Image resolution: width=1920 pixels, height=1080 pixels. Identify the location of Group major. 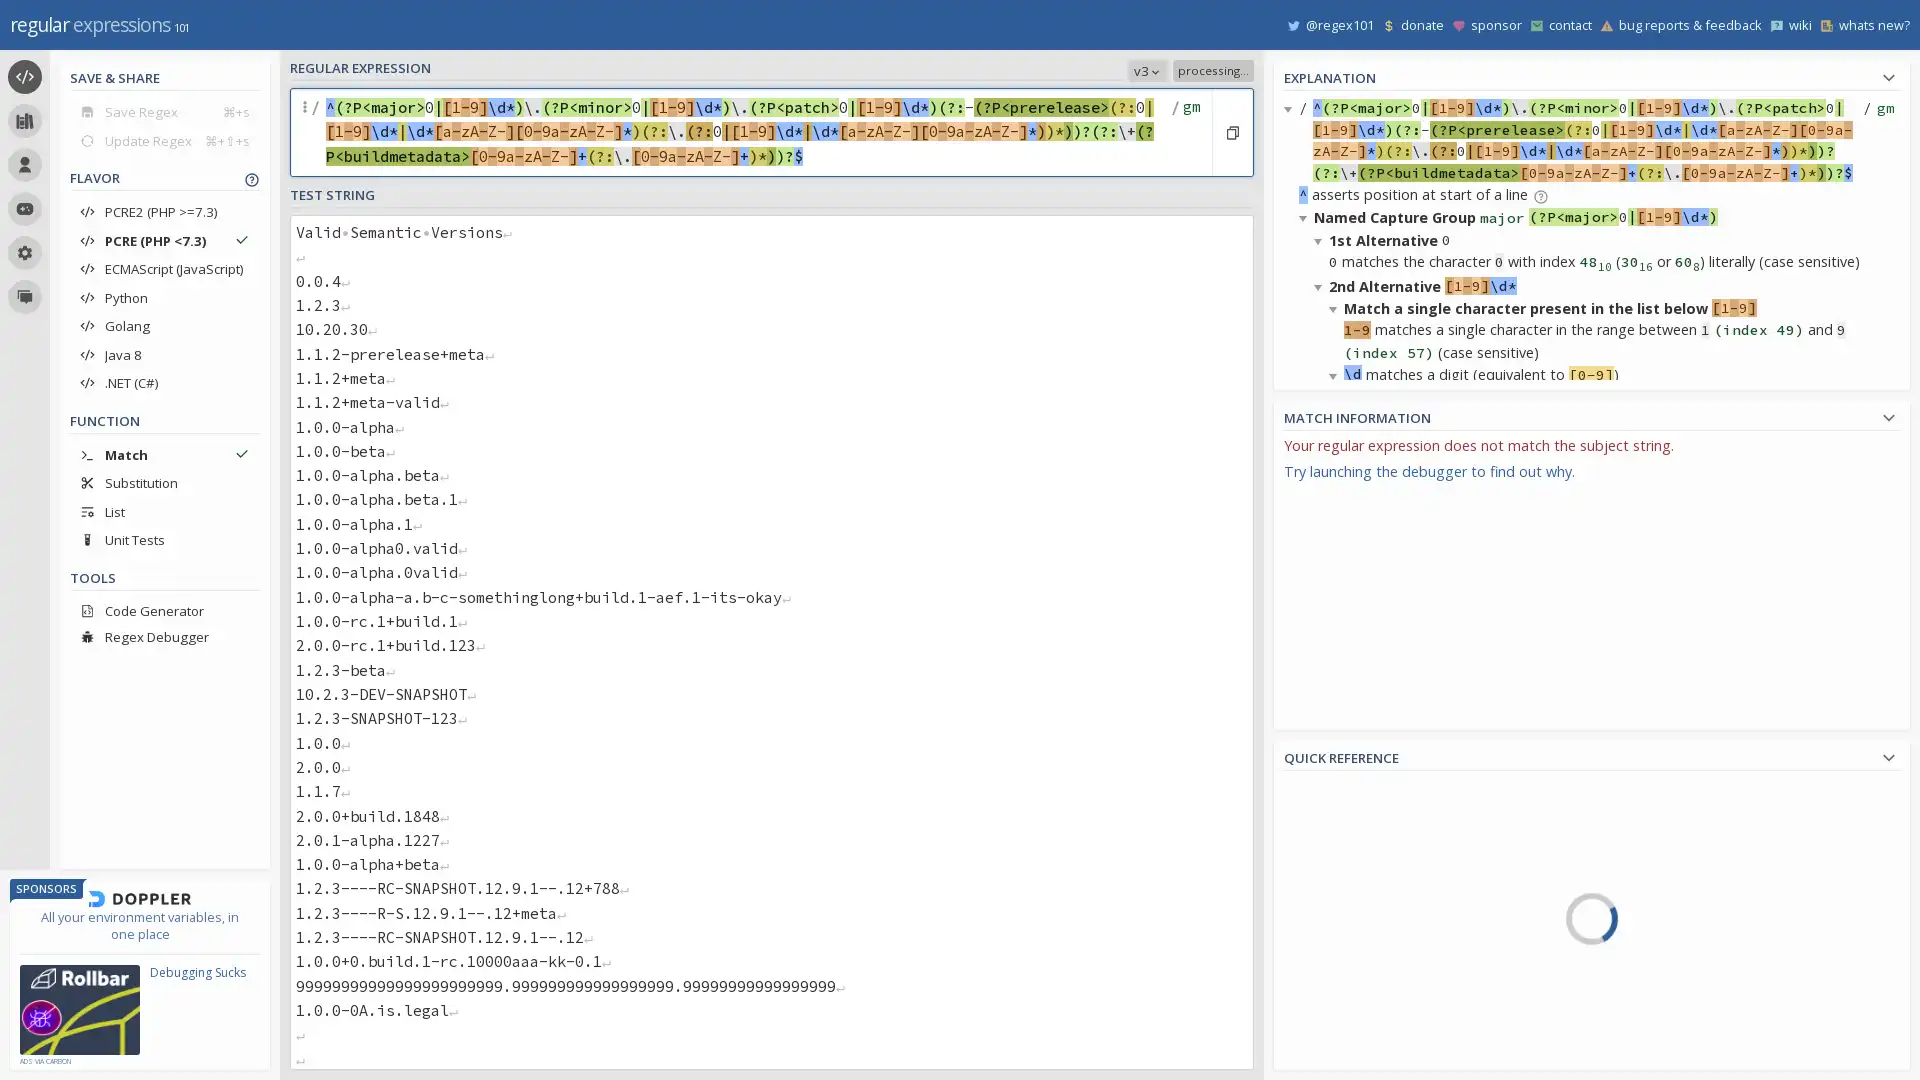
(1337, 824).